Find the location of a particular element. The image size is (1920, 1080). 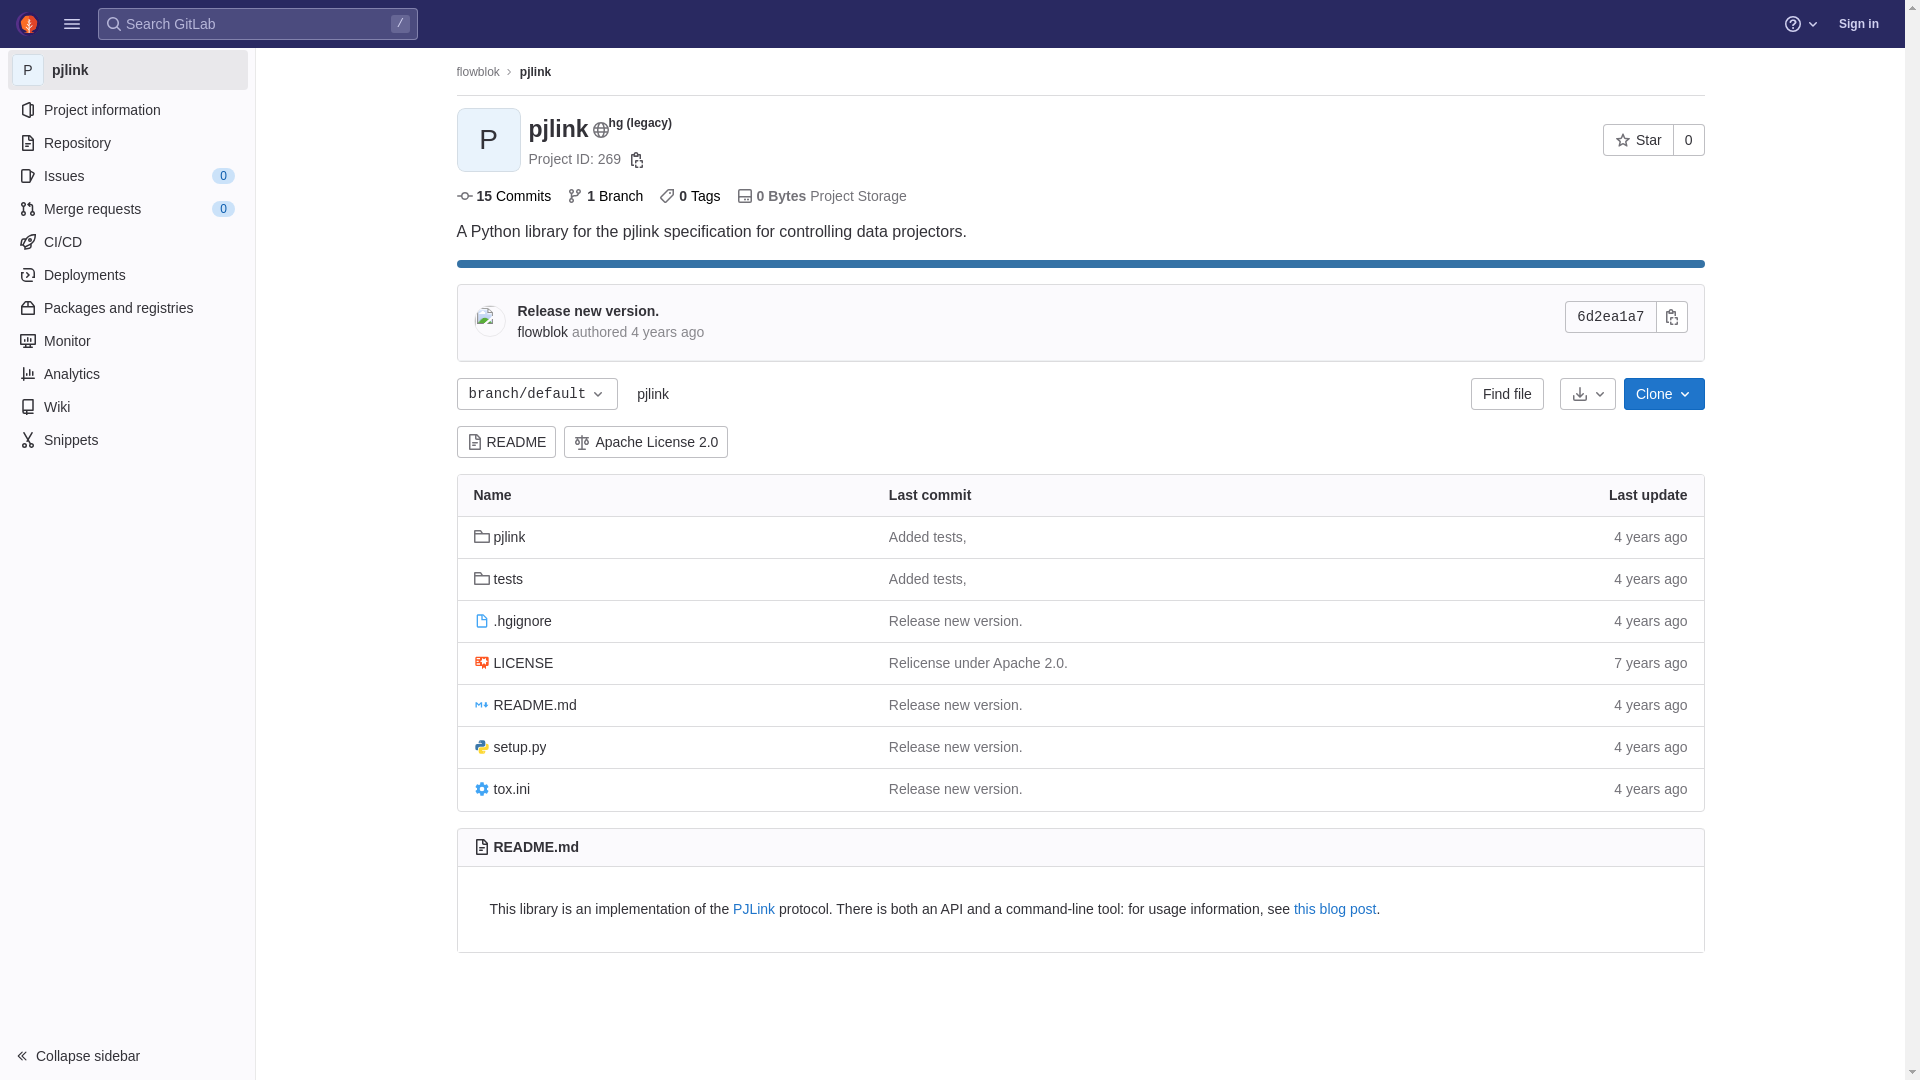

'Project information' is located at coordinates (126, 110).